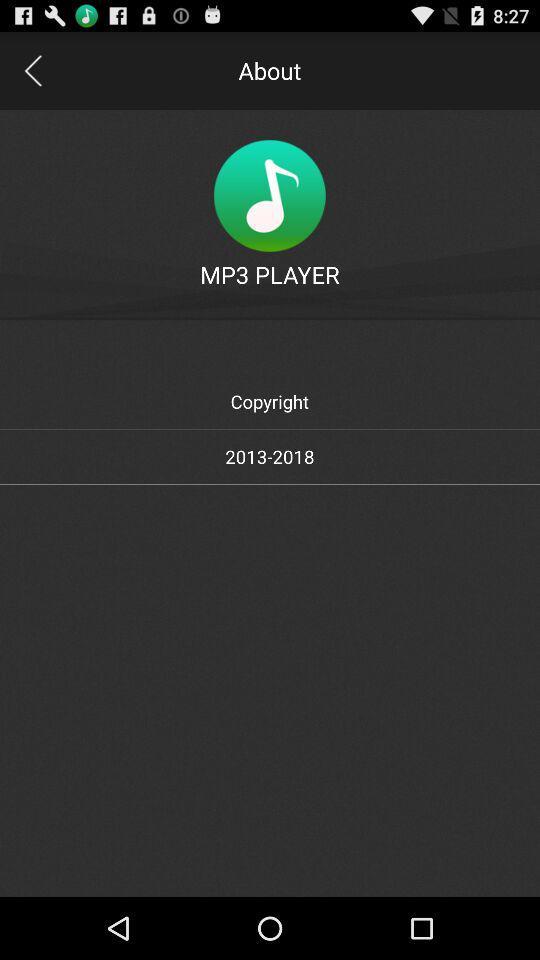 This screenshot has height=960, width=540. Describe the element at coordinates (31, 70) in the screenshot. I see `click arrow to go to previous page or screen` at that location.